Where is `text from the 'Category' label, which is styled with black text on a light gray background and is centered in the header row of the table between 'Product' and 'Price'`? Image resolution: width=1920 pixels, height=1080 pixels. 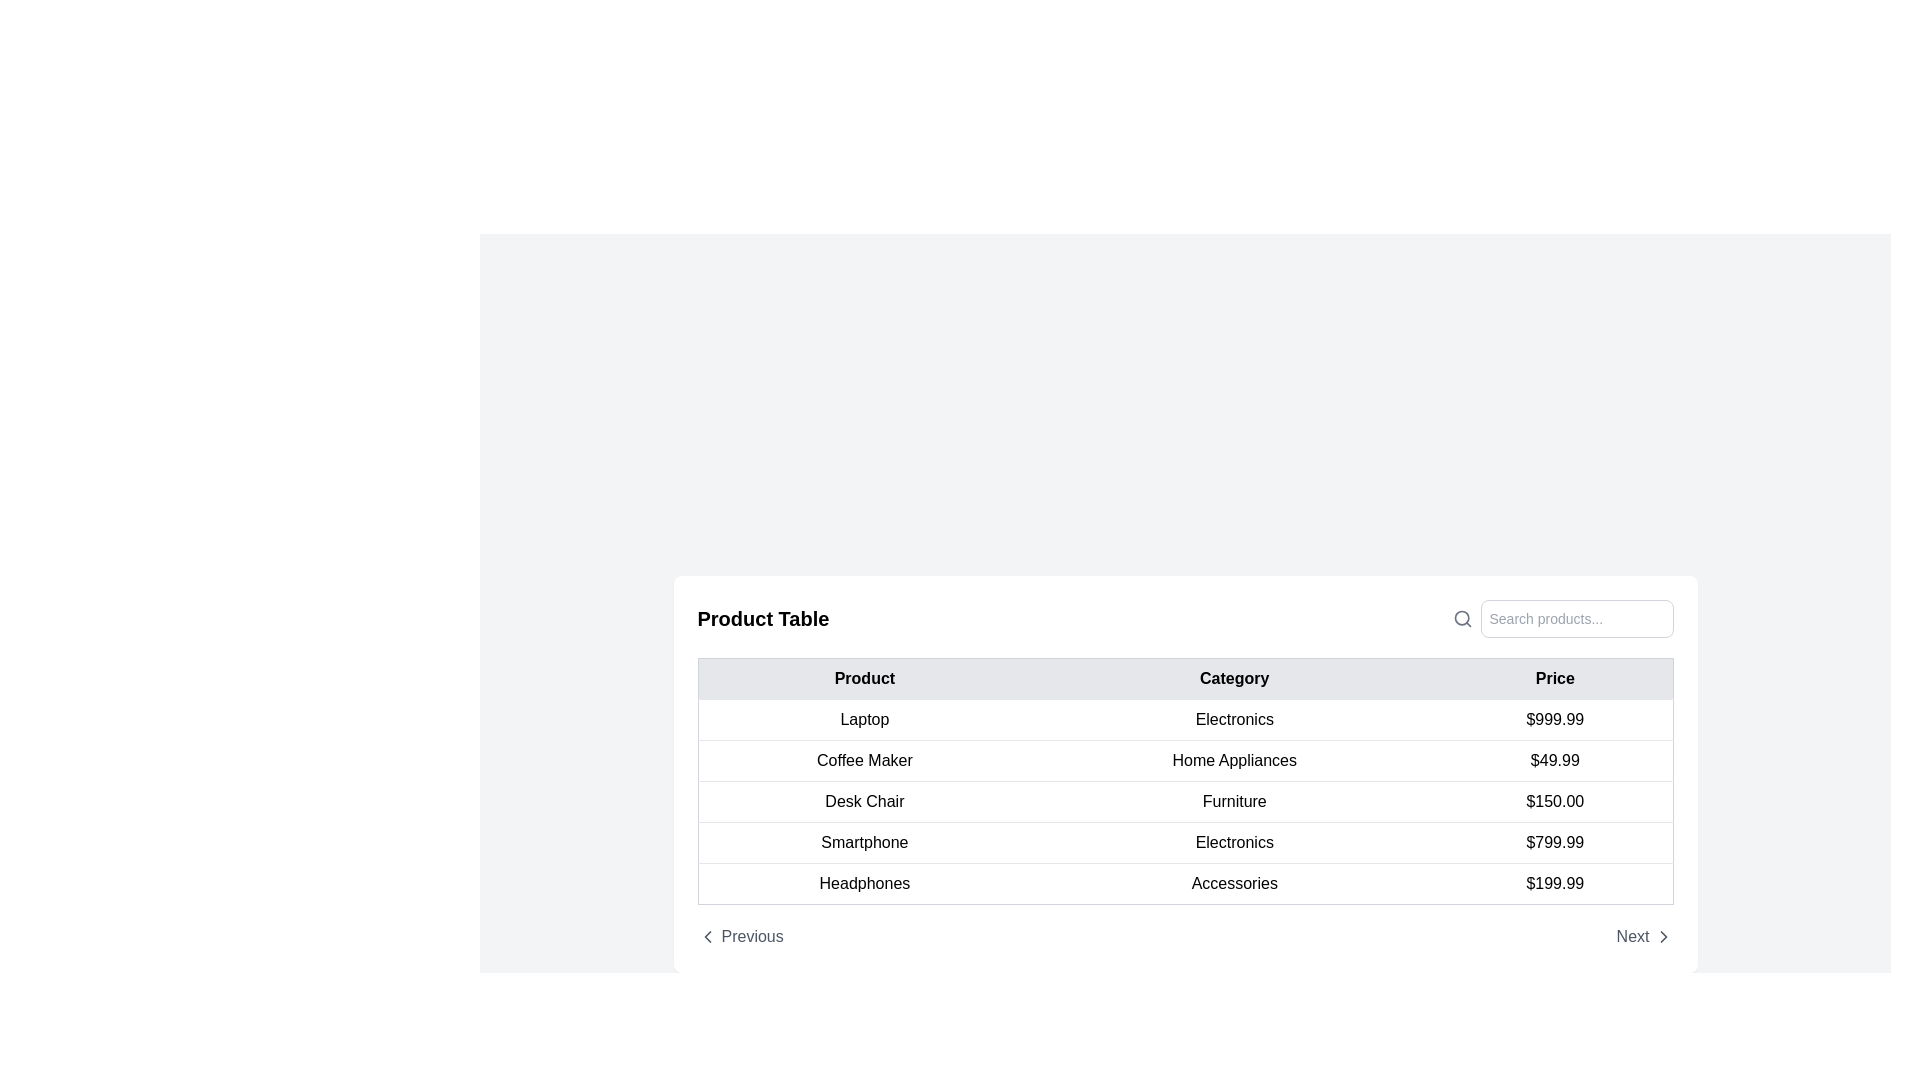 text from the 'Category' label, which is styled with black text on a light gray background and is centered in the header row of the table between 'Product' and 'Price' is located at coordinates (1233, 677).